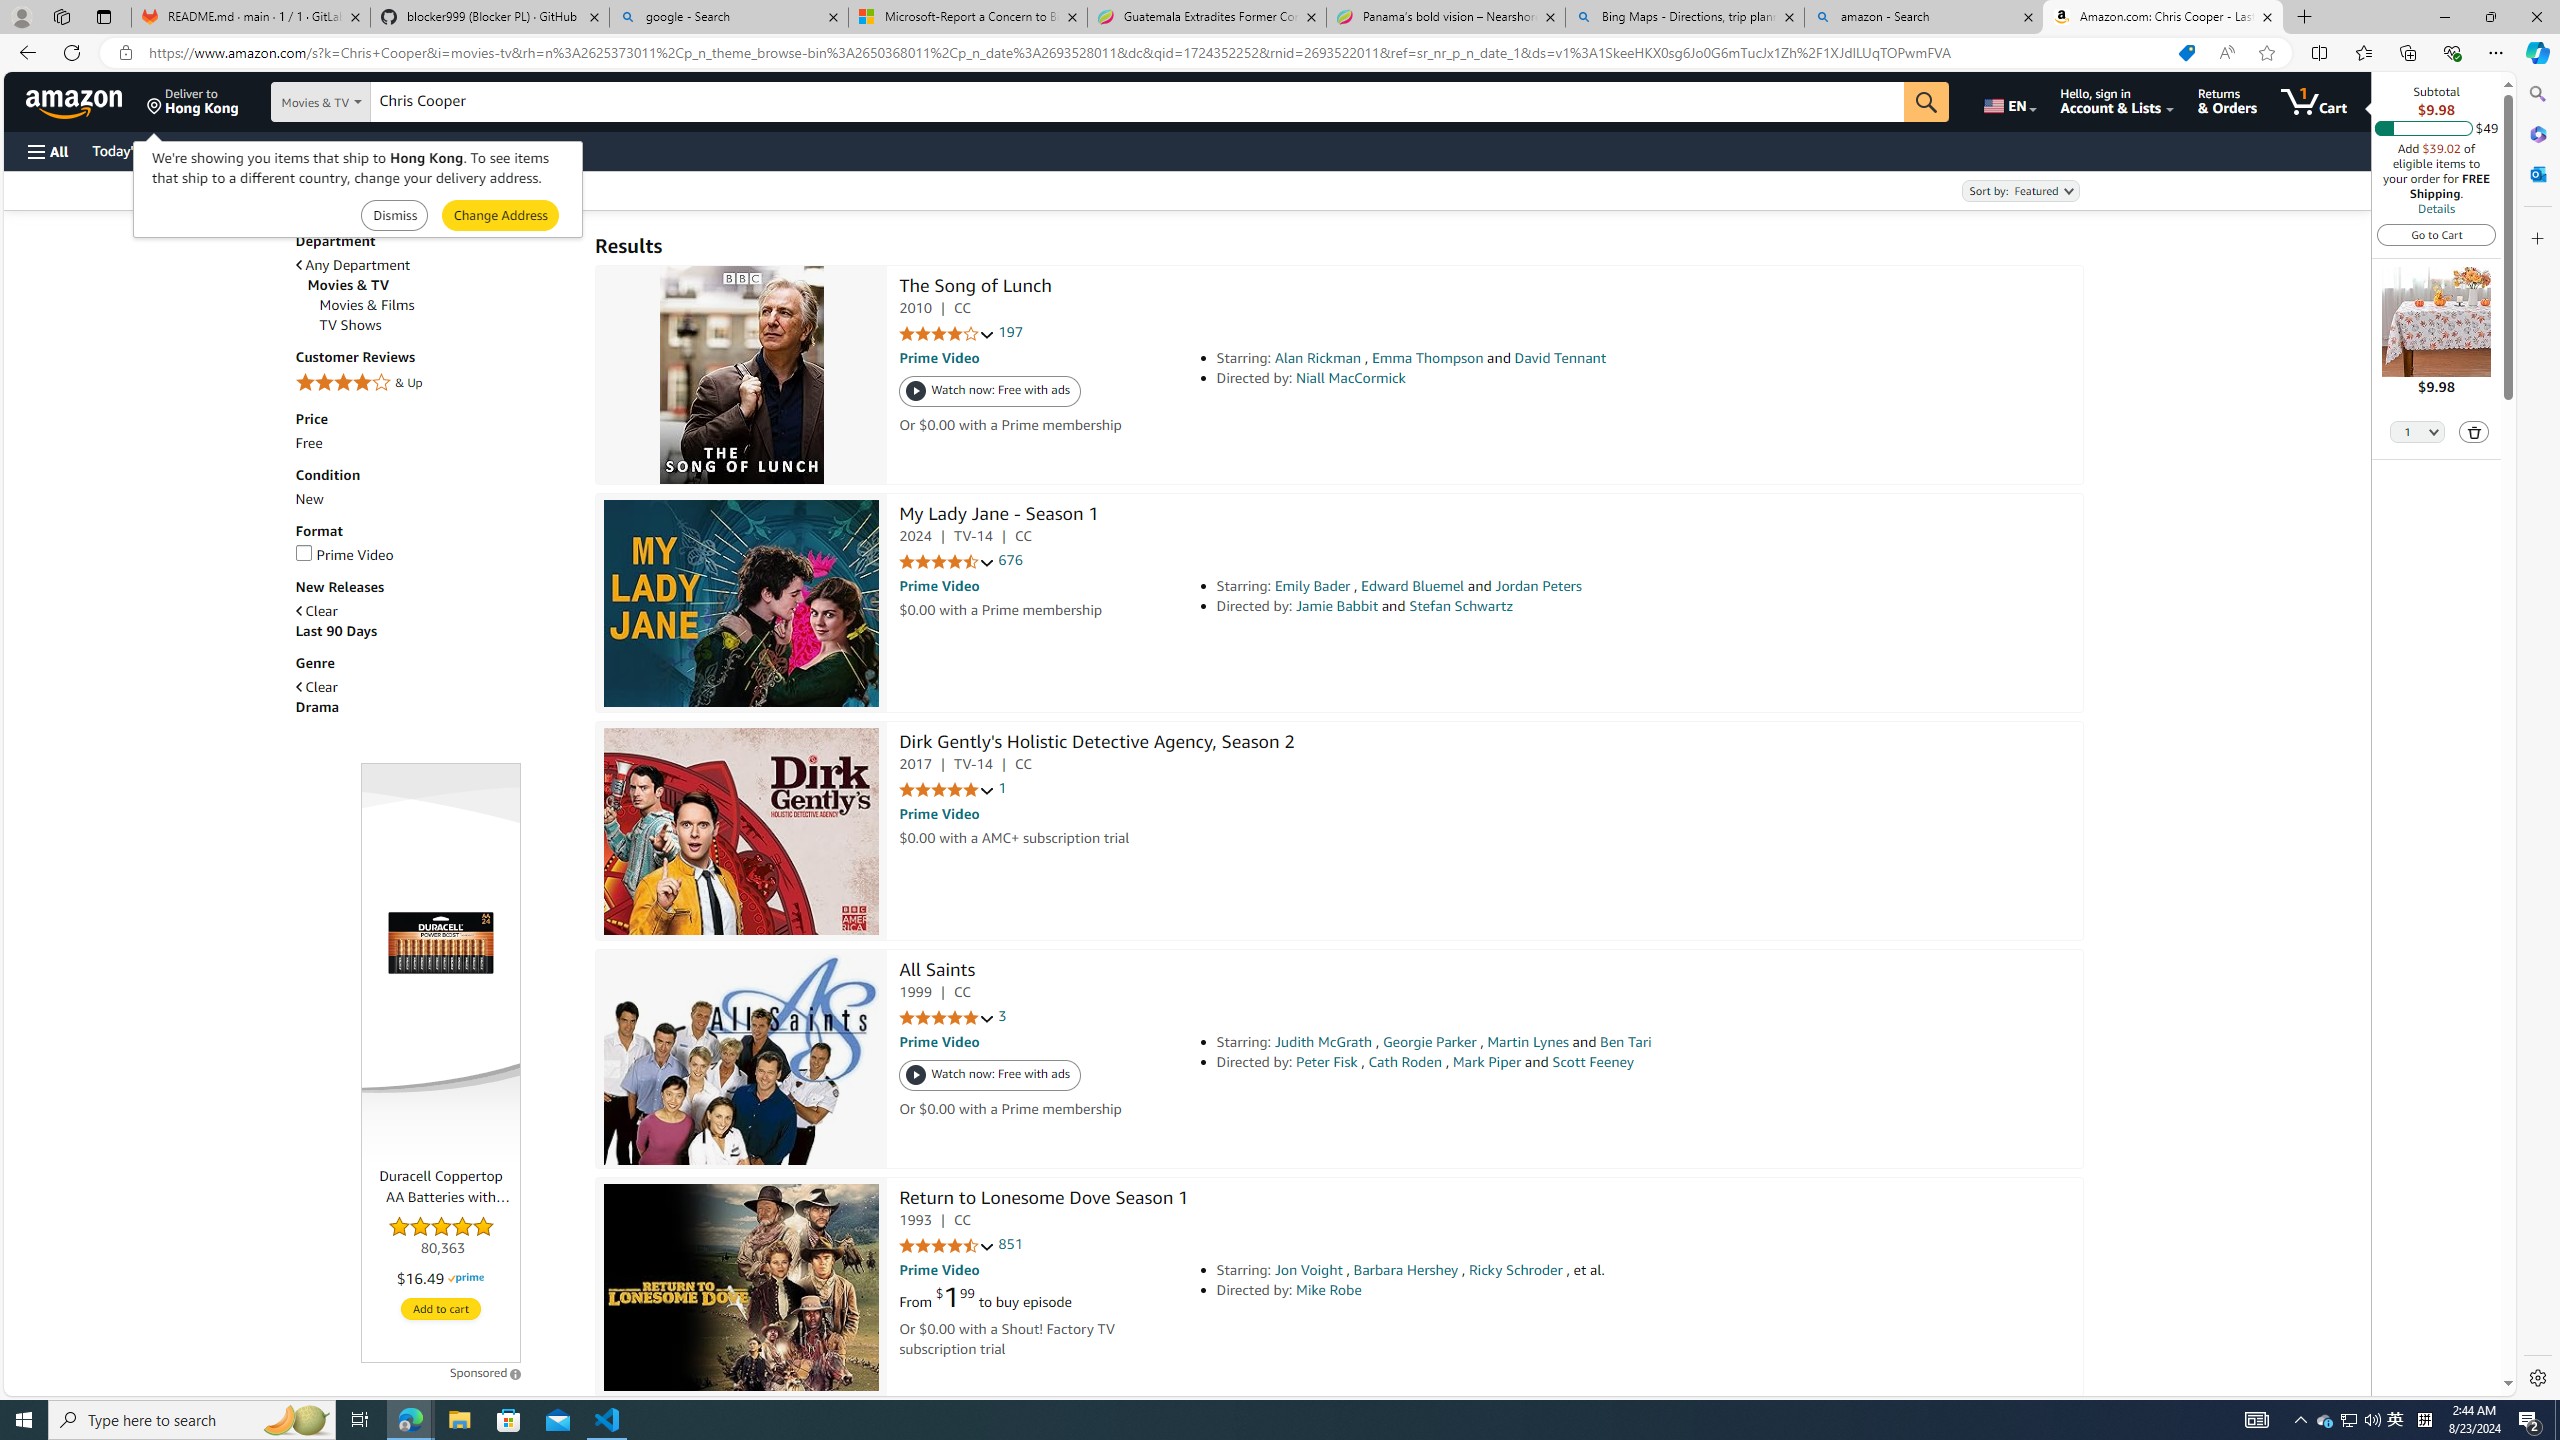  Describe the element at coordinates (1428, 1041) in the screenshot. I see `'Georgie Parker'` at that location.